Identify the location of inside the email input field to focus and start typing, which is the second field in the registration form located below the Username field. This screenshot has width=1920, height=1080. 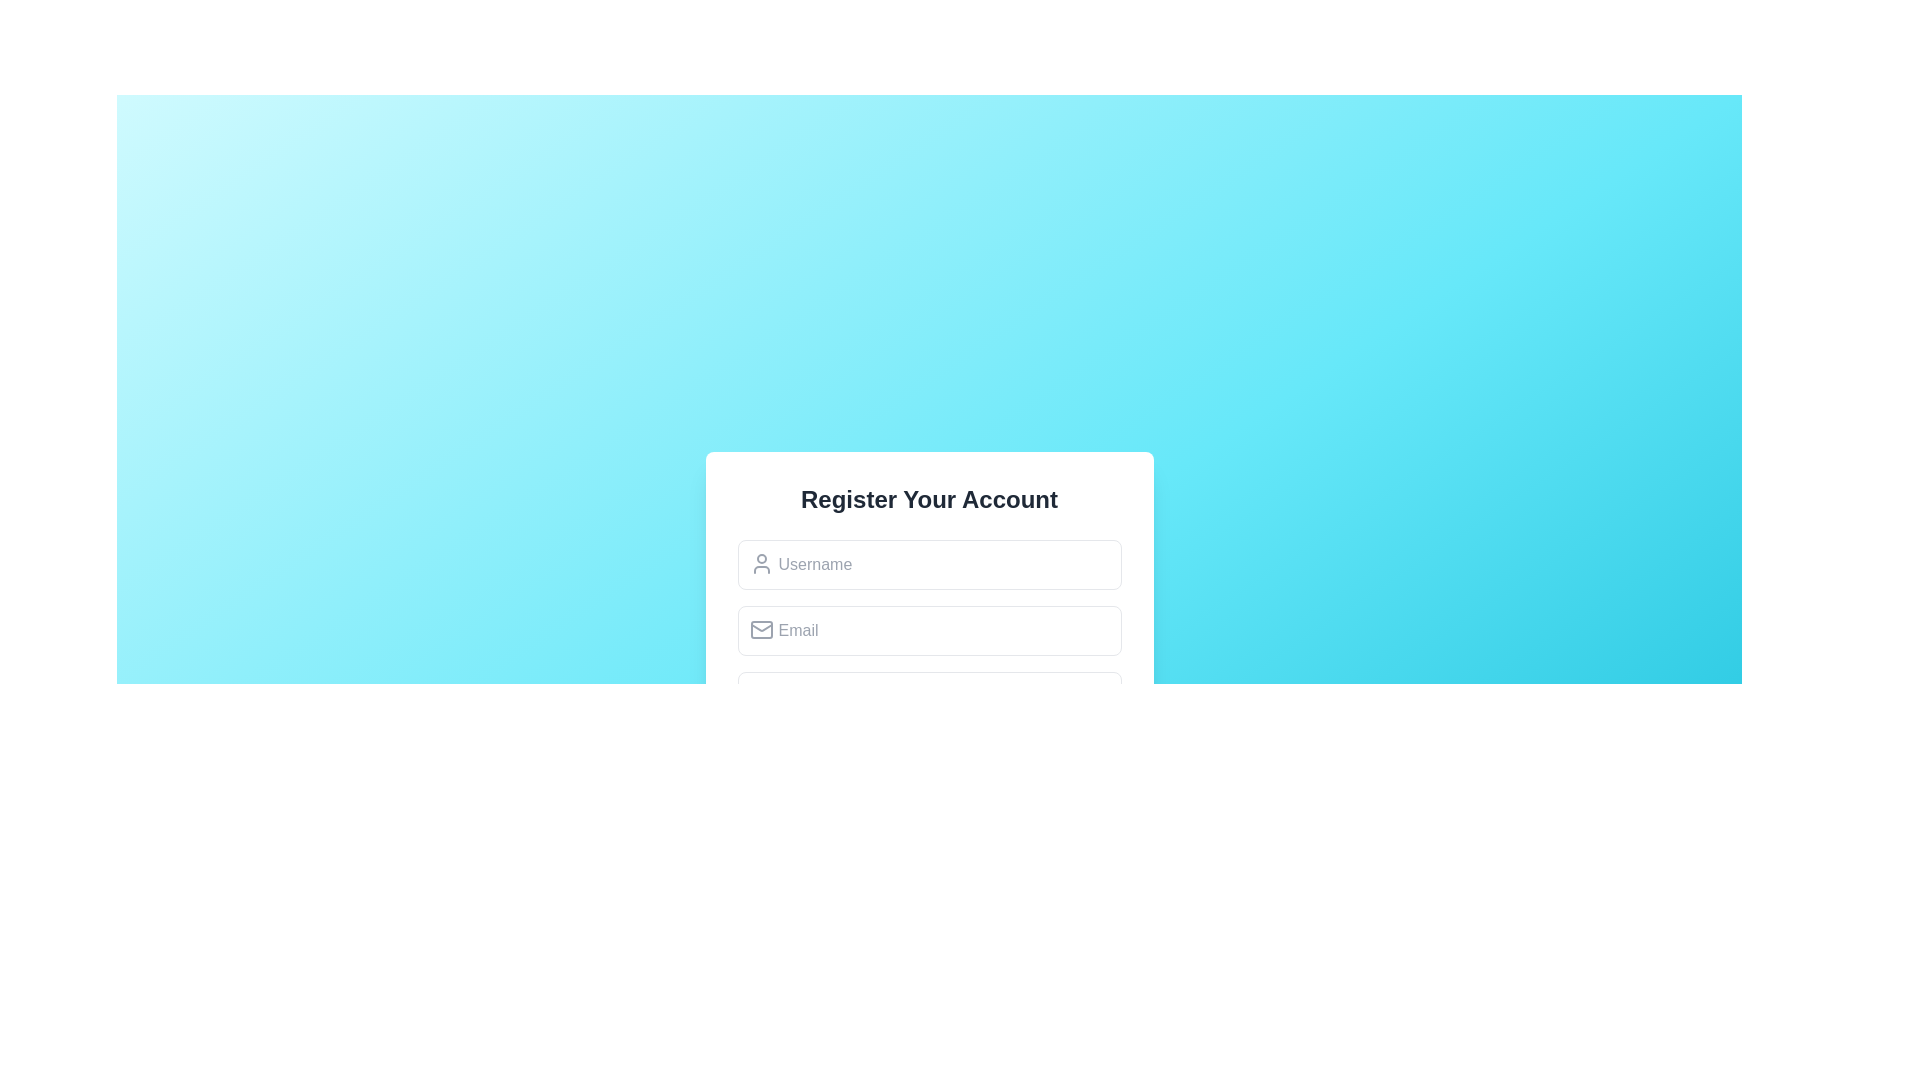
(928, 631).